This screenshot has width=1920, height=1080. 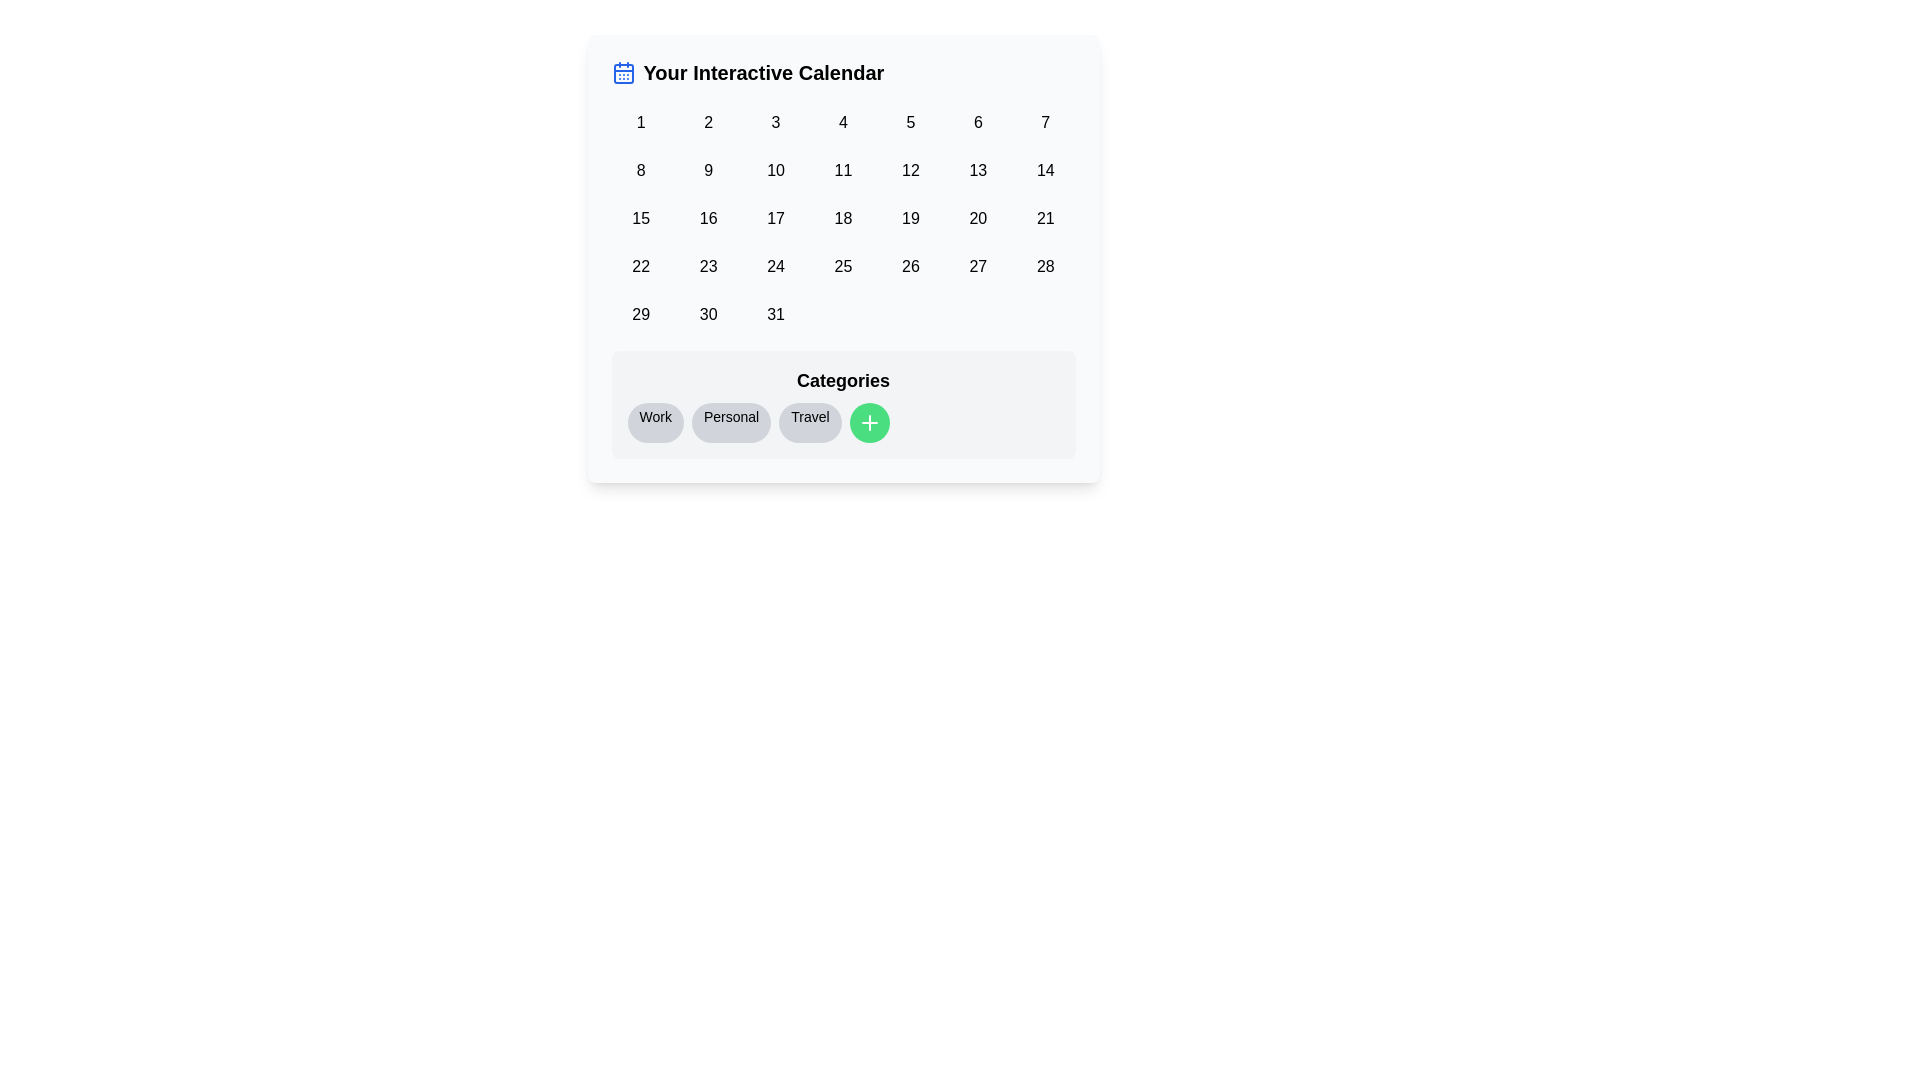 I want to click on the square button displaying the number '3' in the first row and third column of the calendar grid, so click(x=775, y=123).